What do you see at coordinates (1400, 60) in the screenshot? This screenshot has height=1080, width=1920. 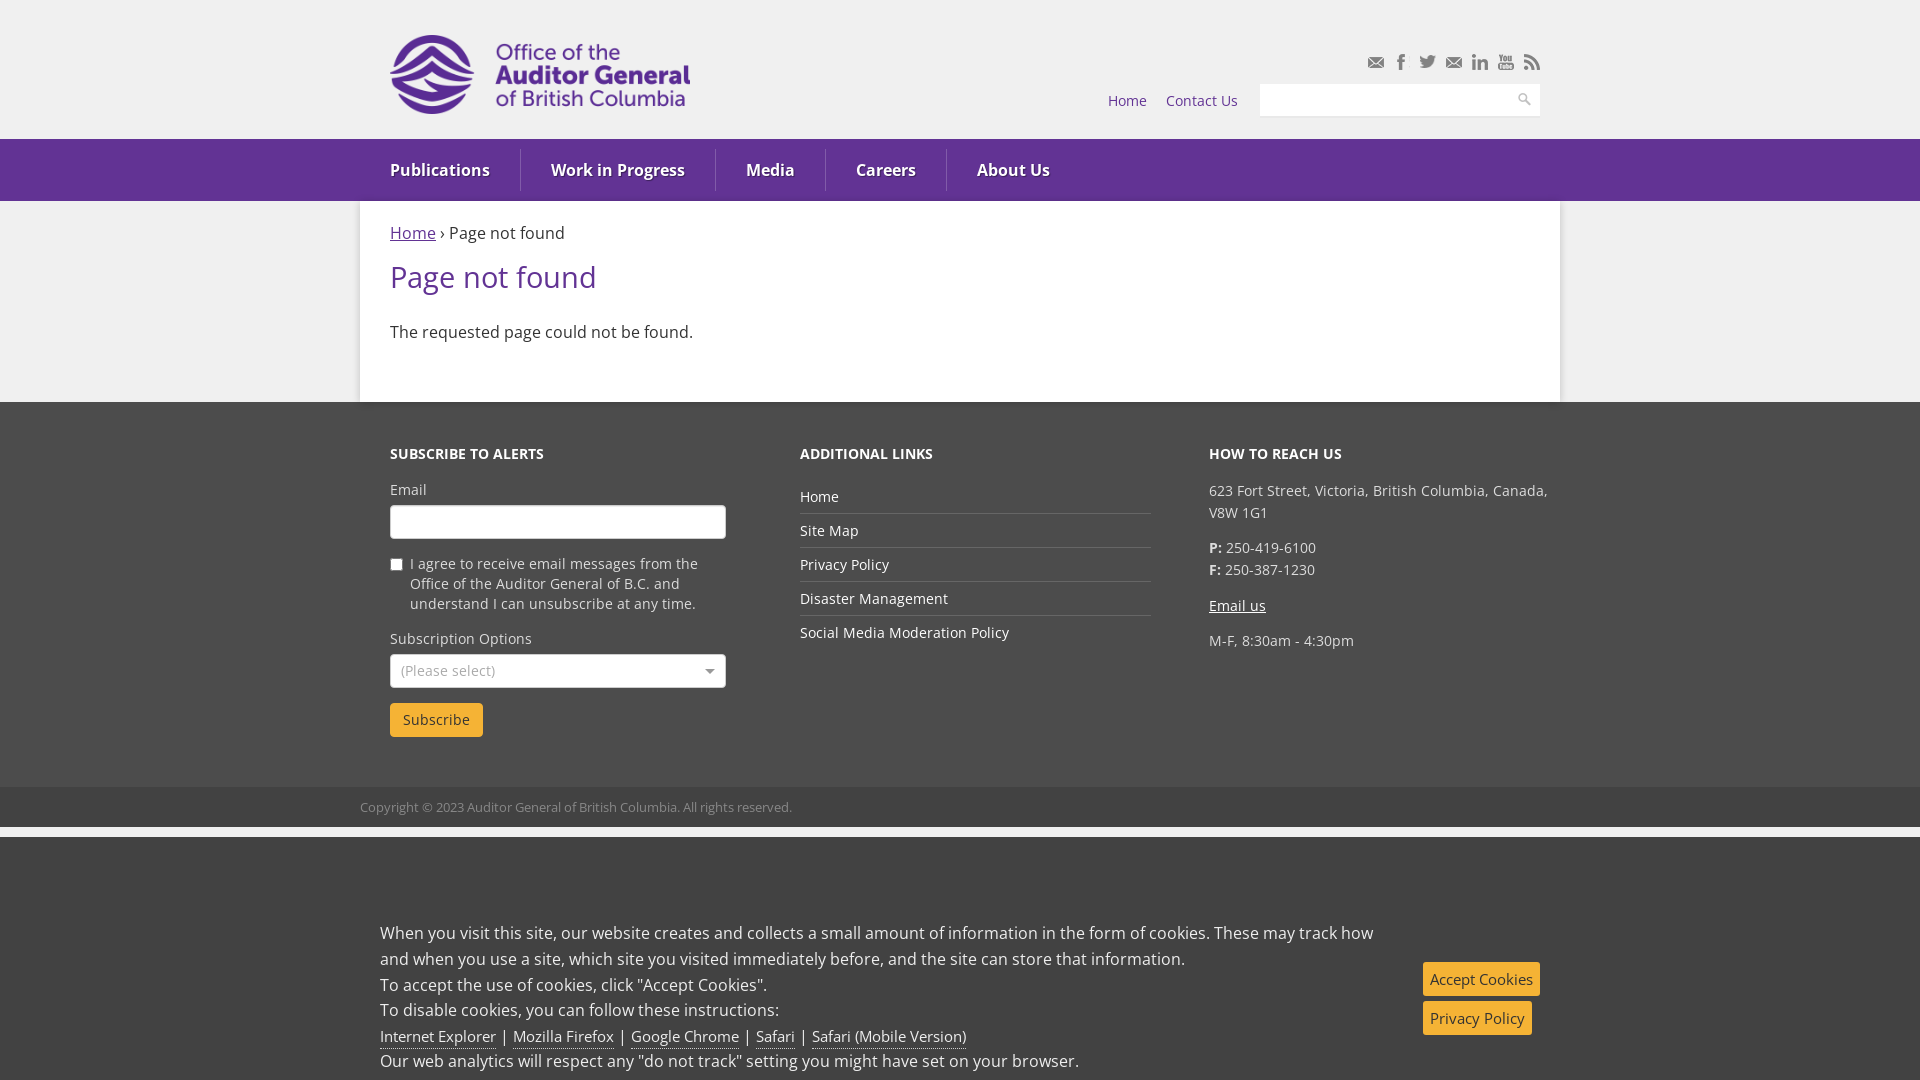 I see `'Join us on Facebook'` at bounding box center [1400, 60].